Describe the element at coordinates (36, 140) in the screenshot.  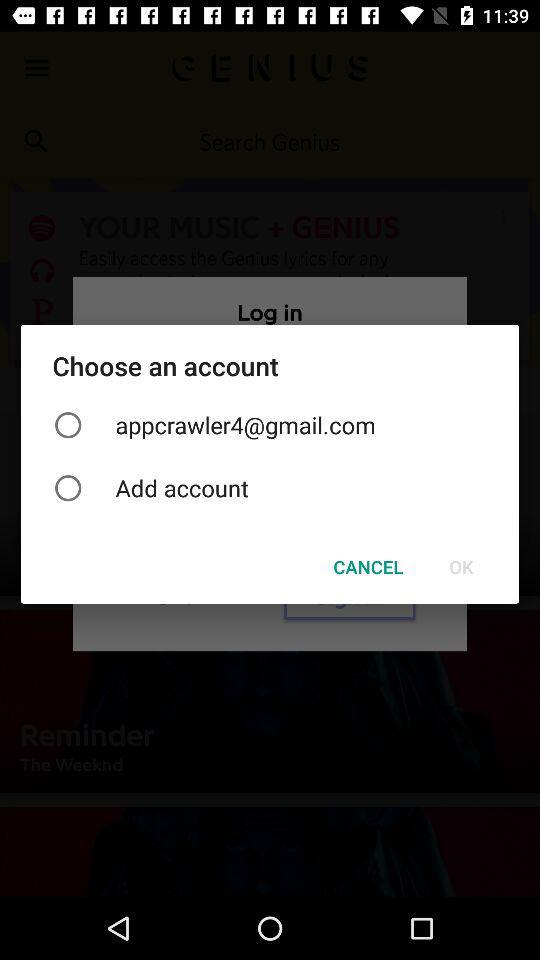
I see `the search icon` at that location.